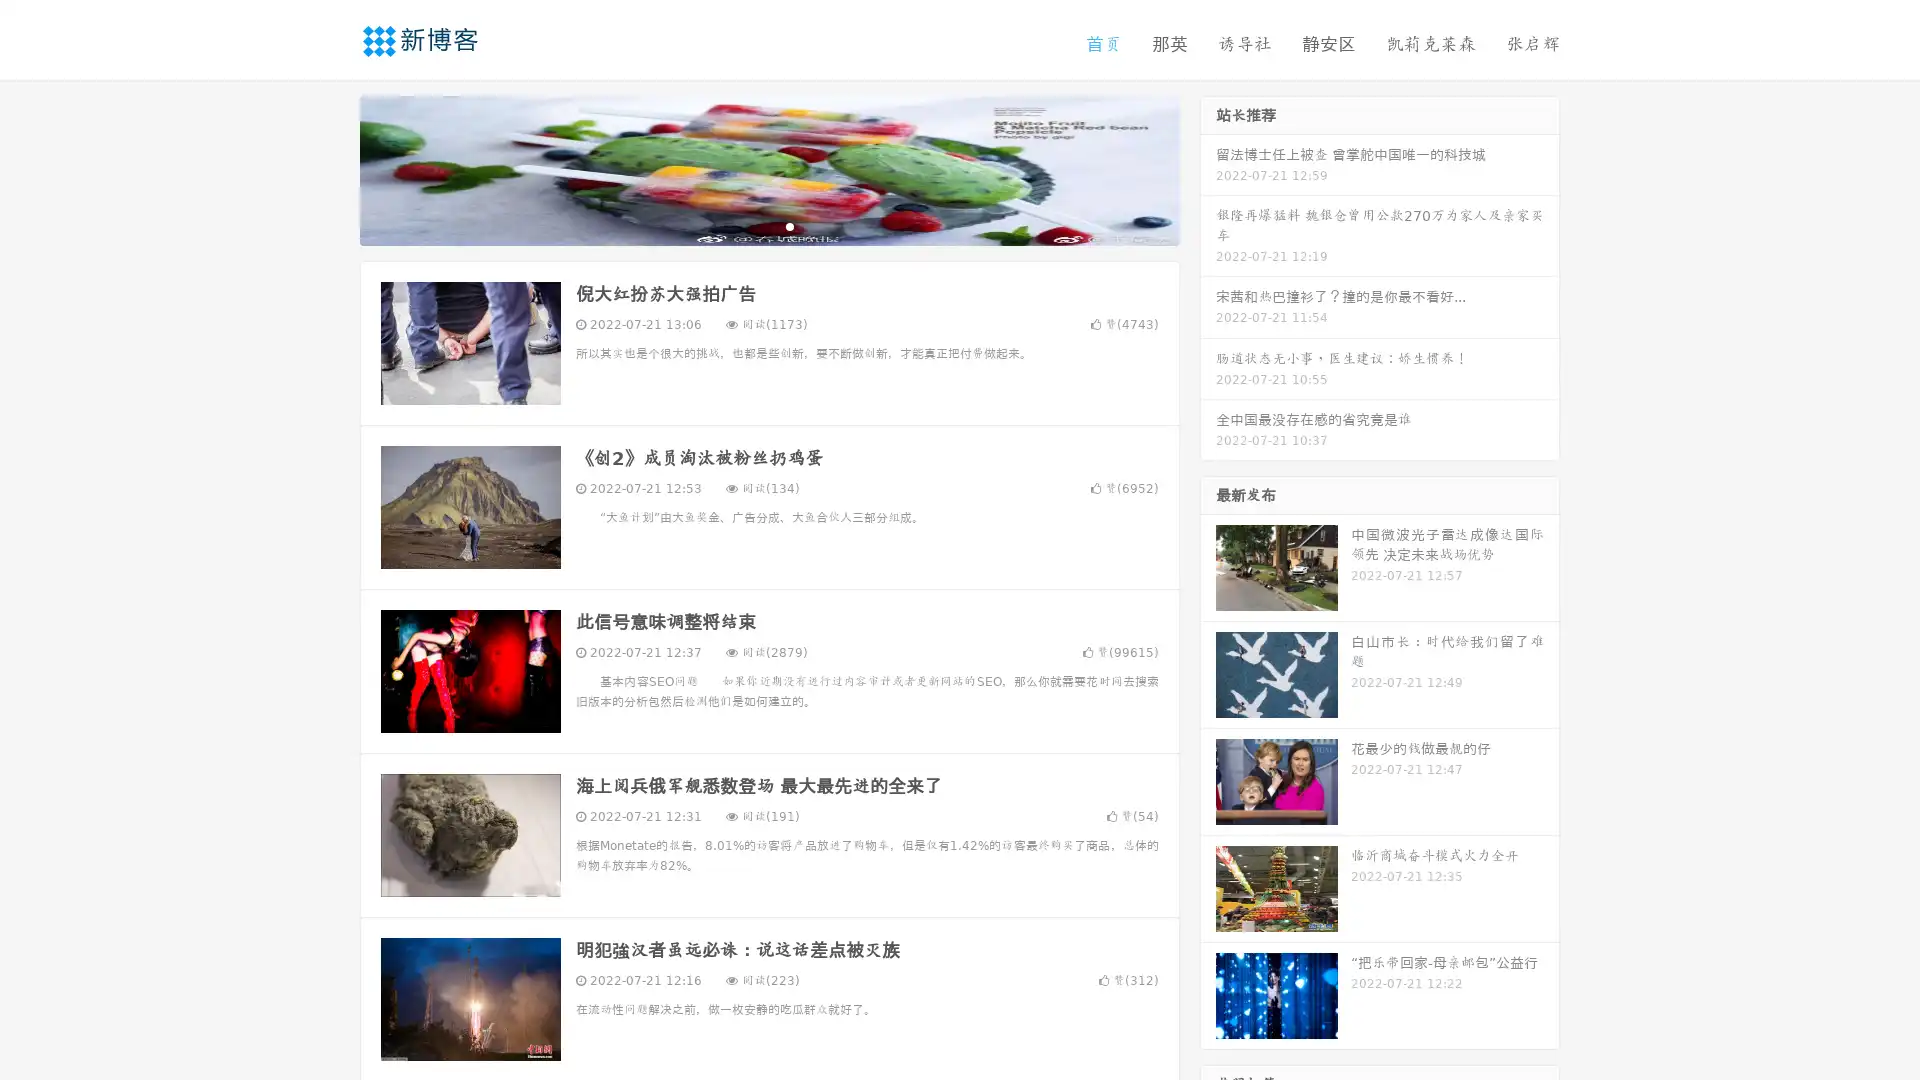 This screenshot has height=1080, width=1920. What do you see at coordinates (768, 225) in the screenshot?
I see `Go to slide 2` at bounding box center [768, 225].